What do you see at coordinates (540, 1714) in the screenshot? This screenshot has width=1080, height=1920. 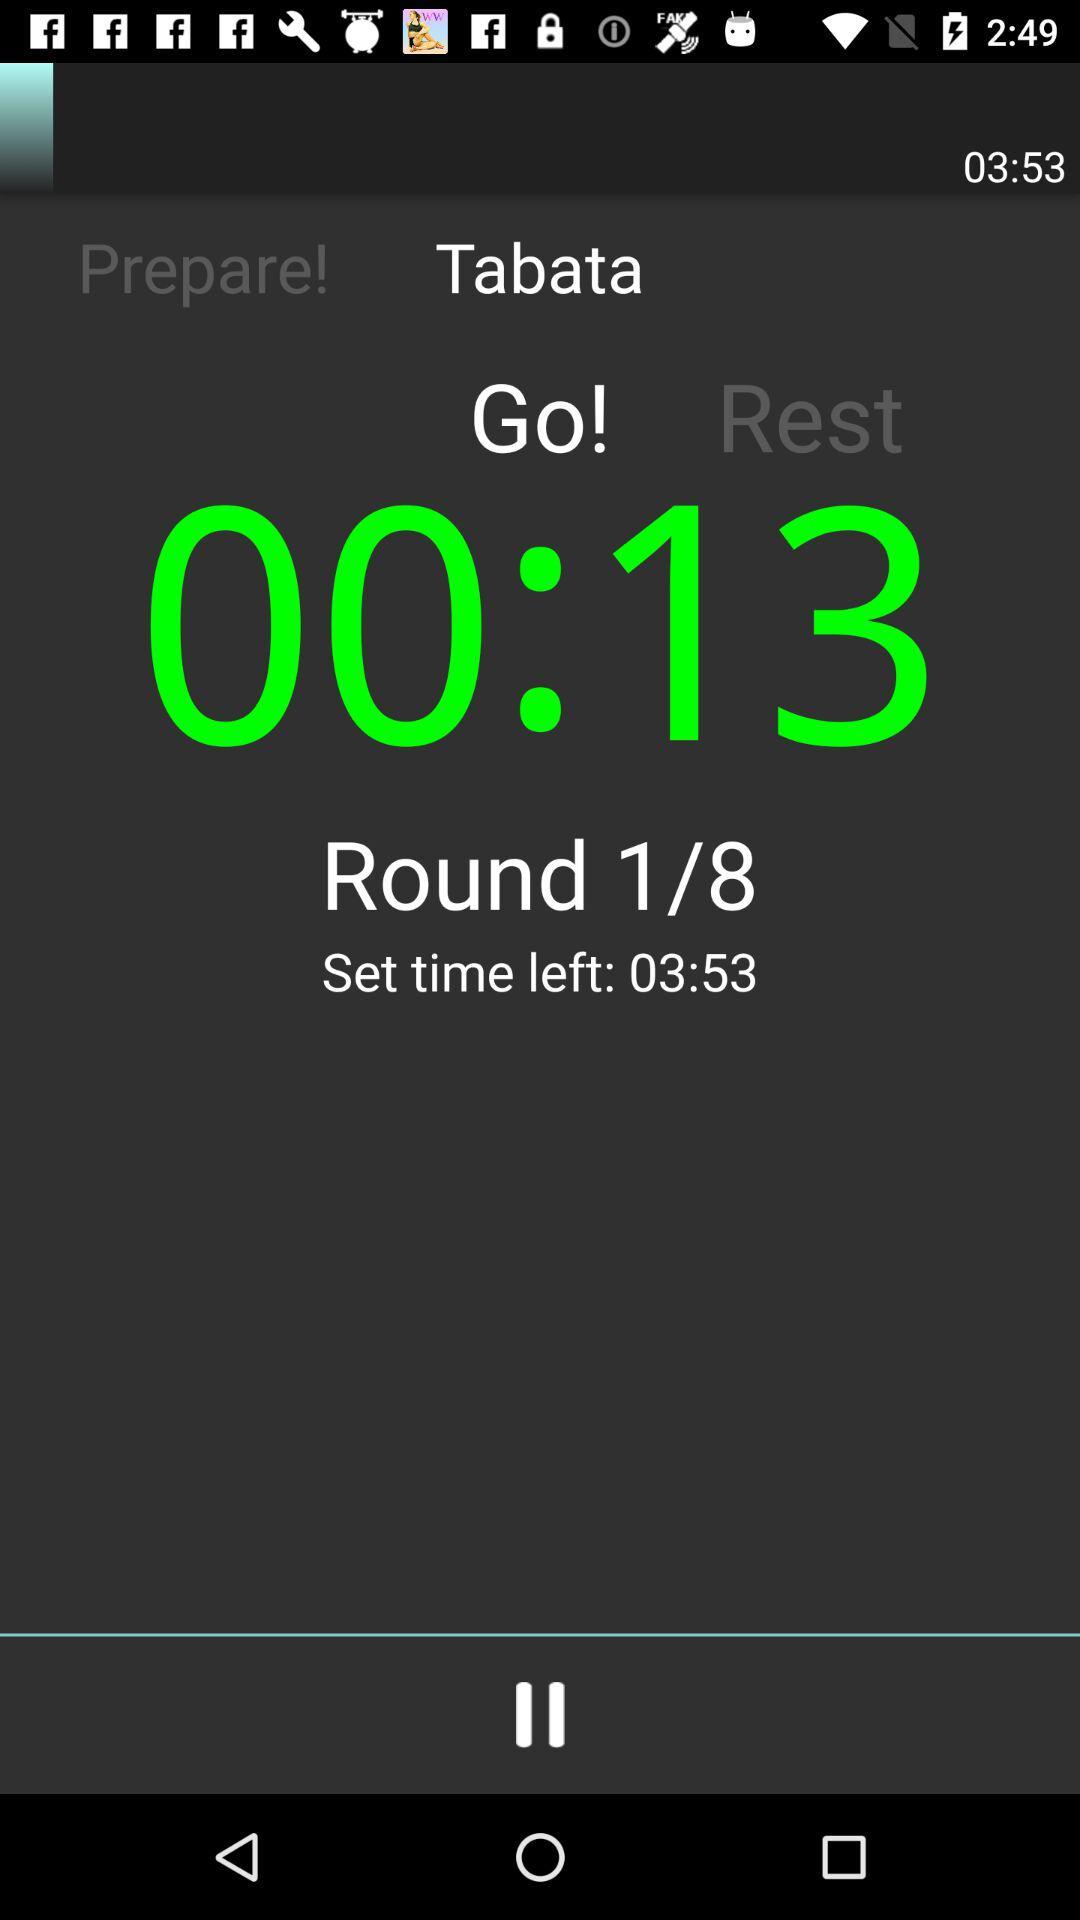 I see `pause timer` at bounding box center [540, 1714].